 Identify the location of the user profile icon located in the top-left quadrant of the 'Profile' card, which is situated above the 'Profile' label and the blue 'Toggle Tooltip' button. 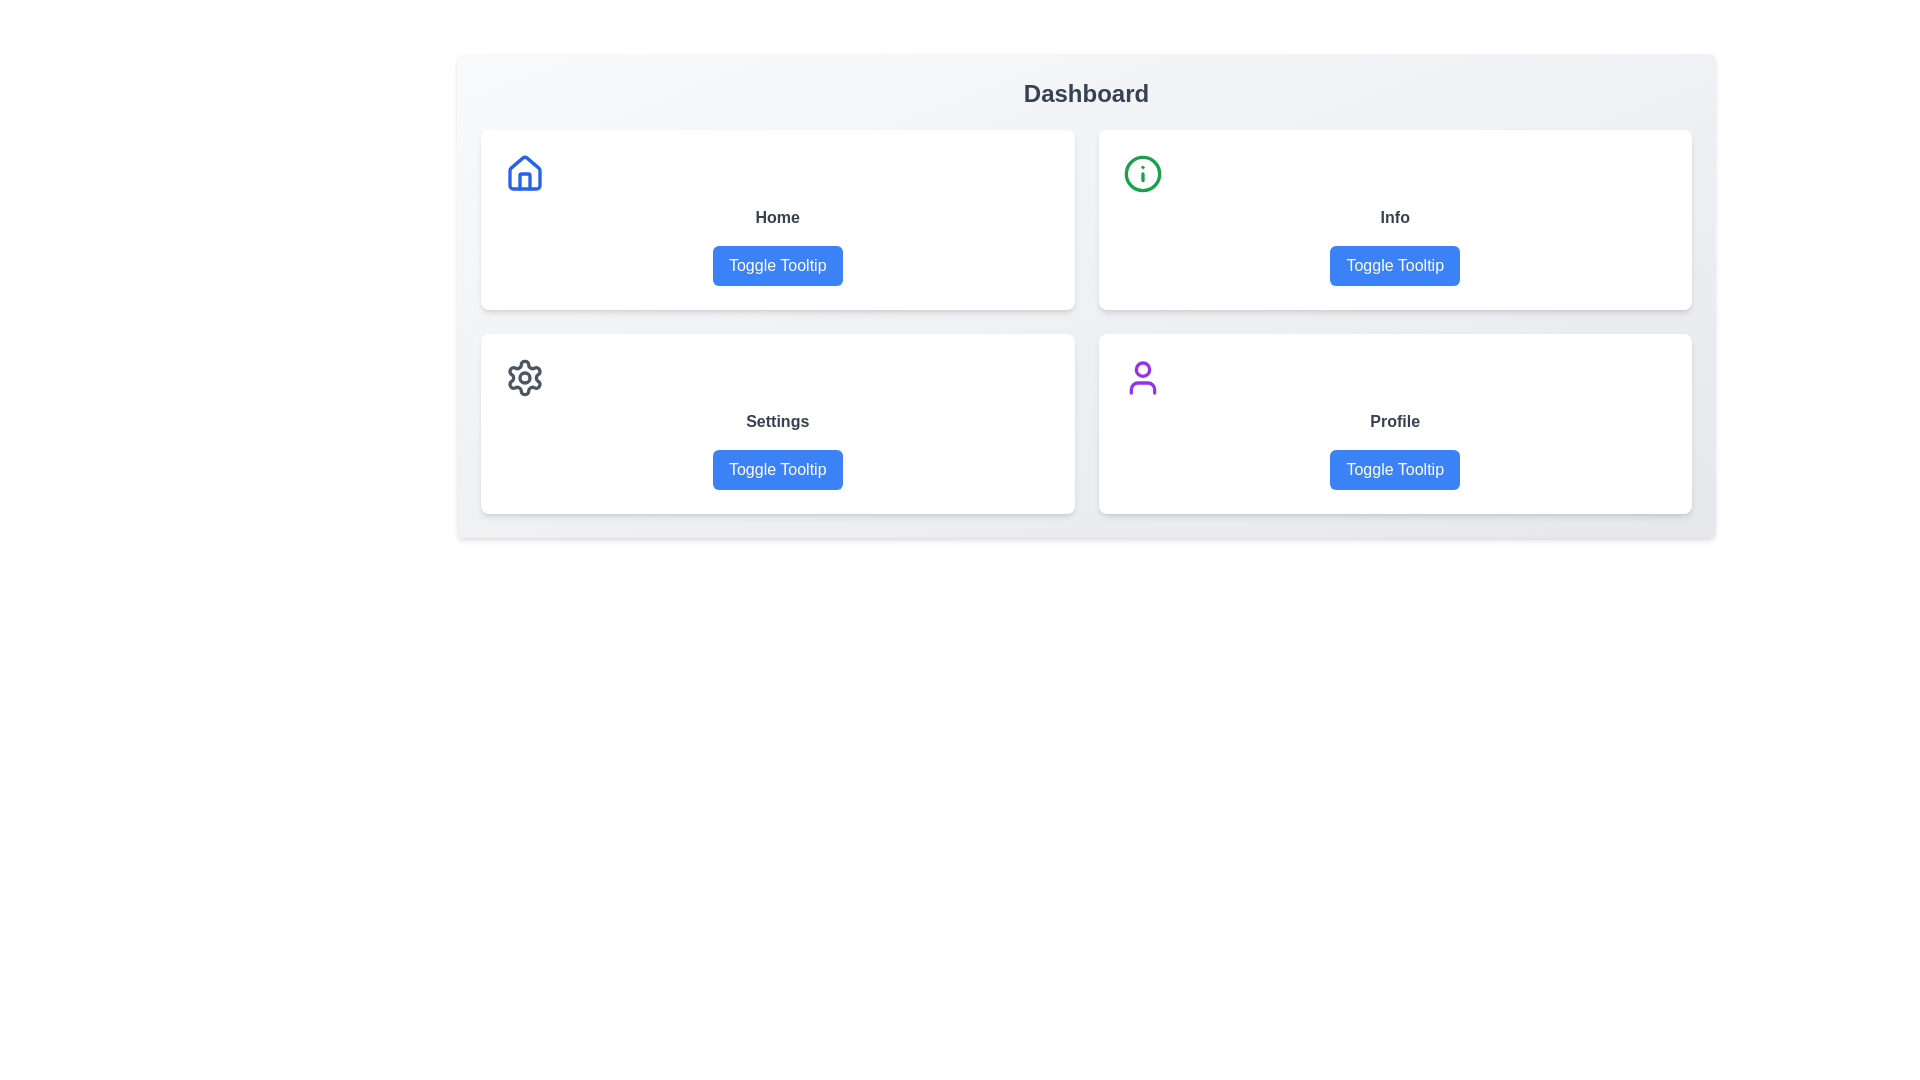
(1142, 378).